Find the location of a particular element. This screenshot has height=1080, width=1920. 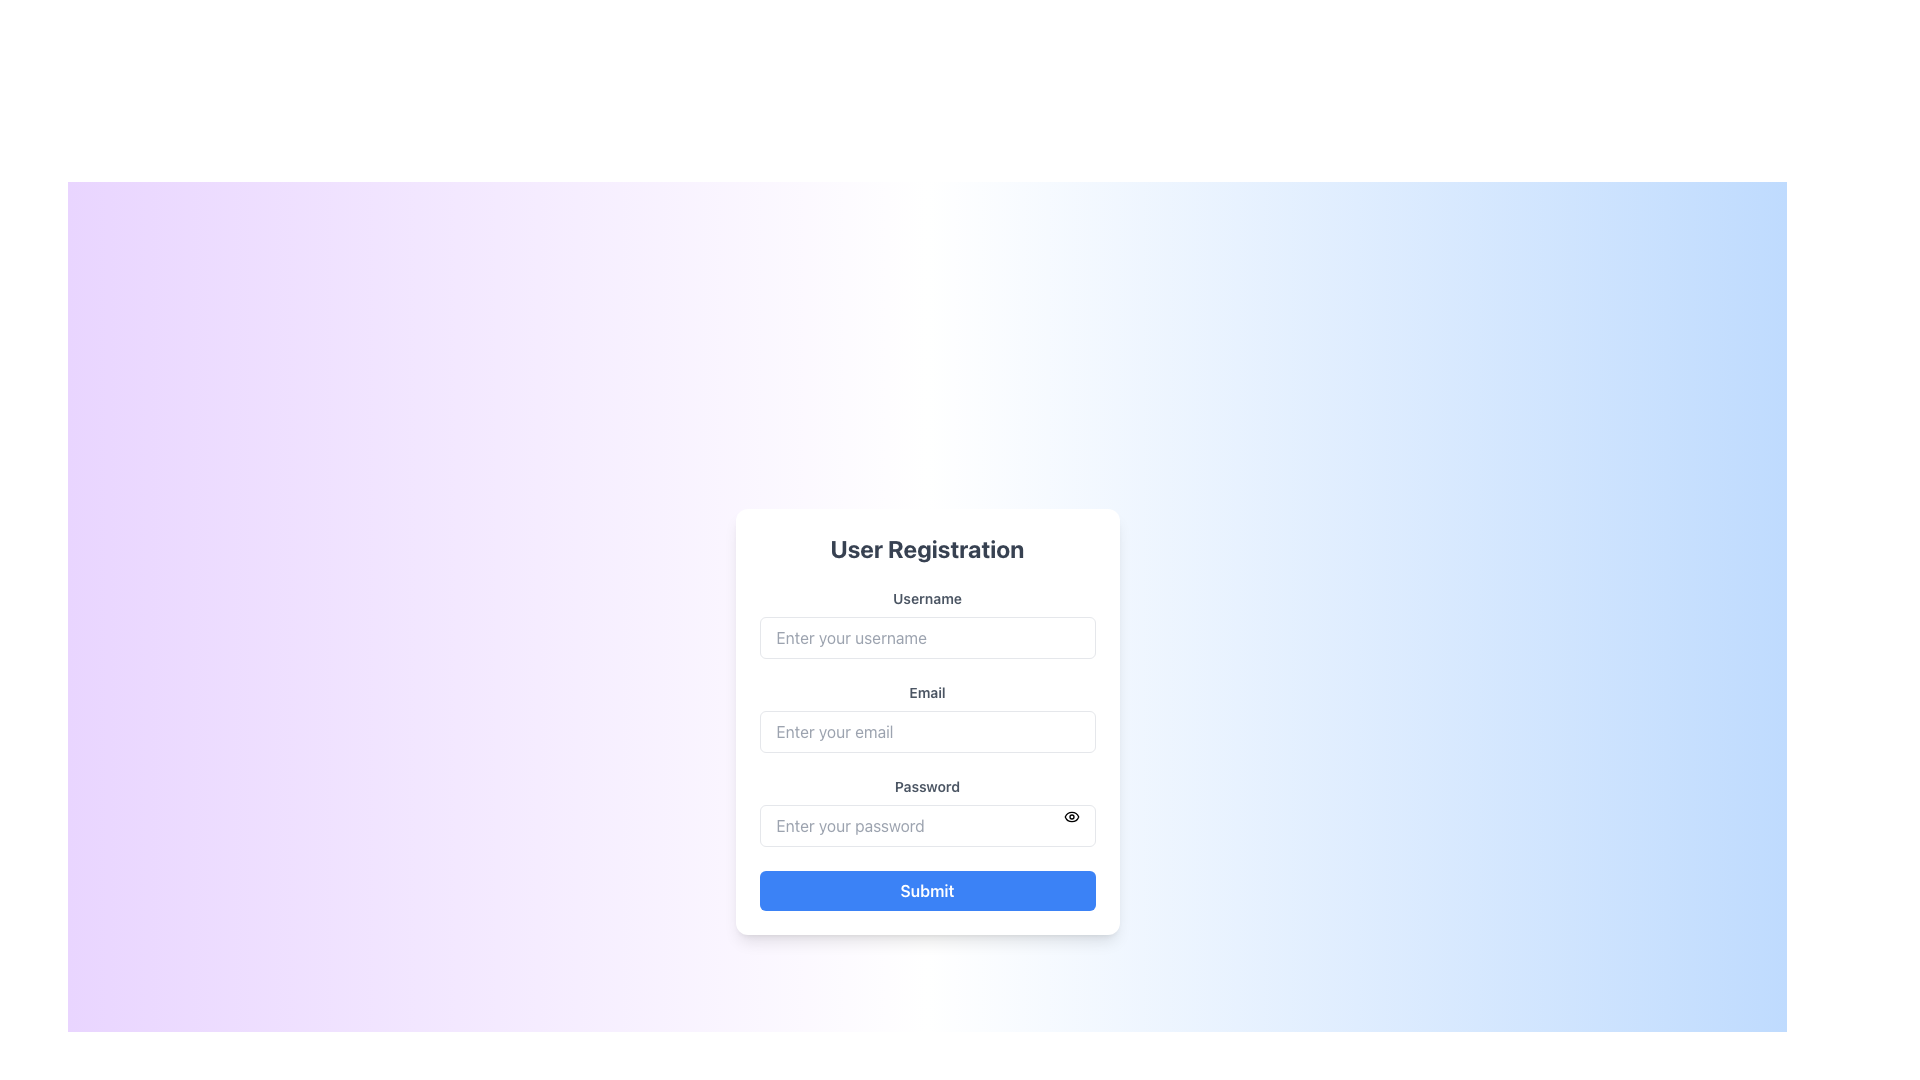

the 'Submit' button located at the bottom of the 'User Registration' form is located at coordinates (926, 890).